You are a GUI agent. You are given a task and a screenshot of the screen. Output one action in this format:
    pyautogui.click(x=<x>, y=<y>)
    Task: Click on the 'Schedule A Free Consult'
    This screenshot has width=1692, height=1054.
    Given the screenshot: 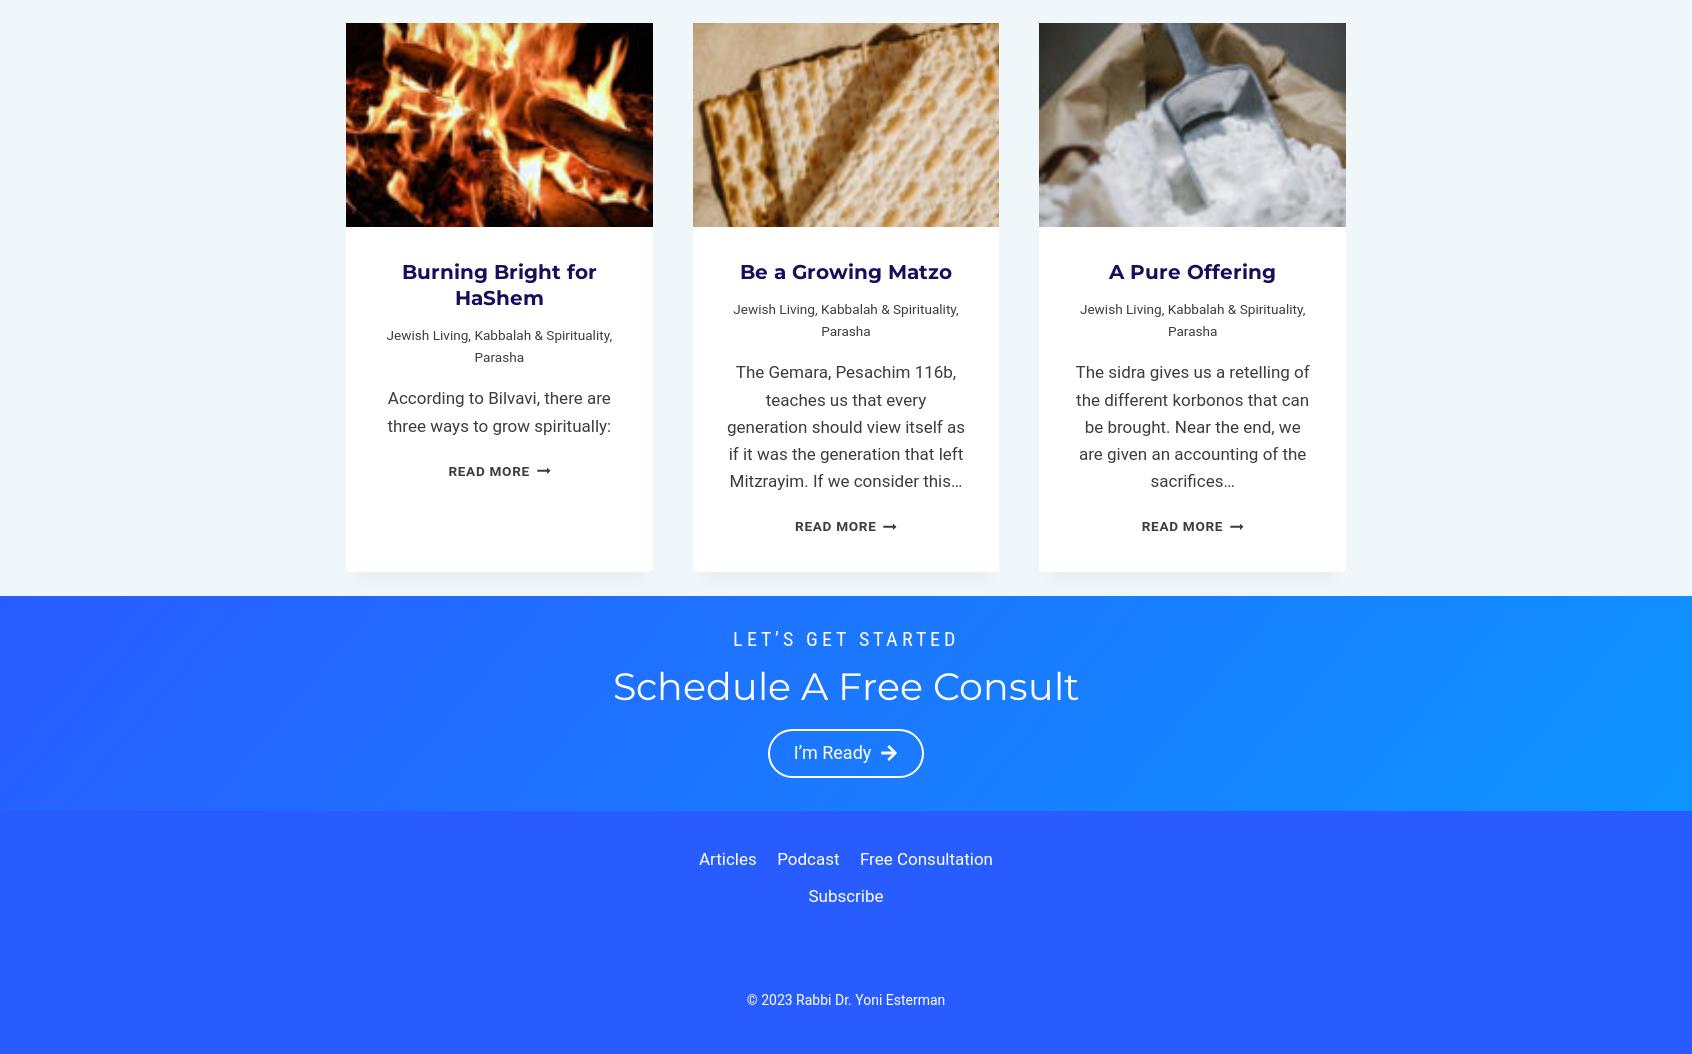 What is the action you would take?
    pyautogui.click(x=846, y=685)
    